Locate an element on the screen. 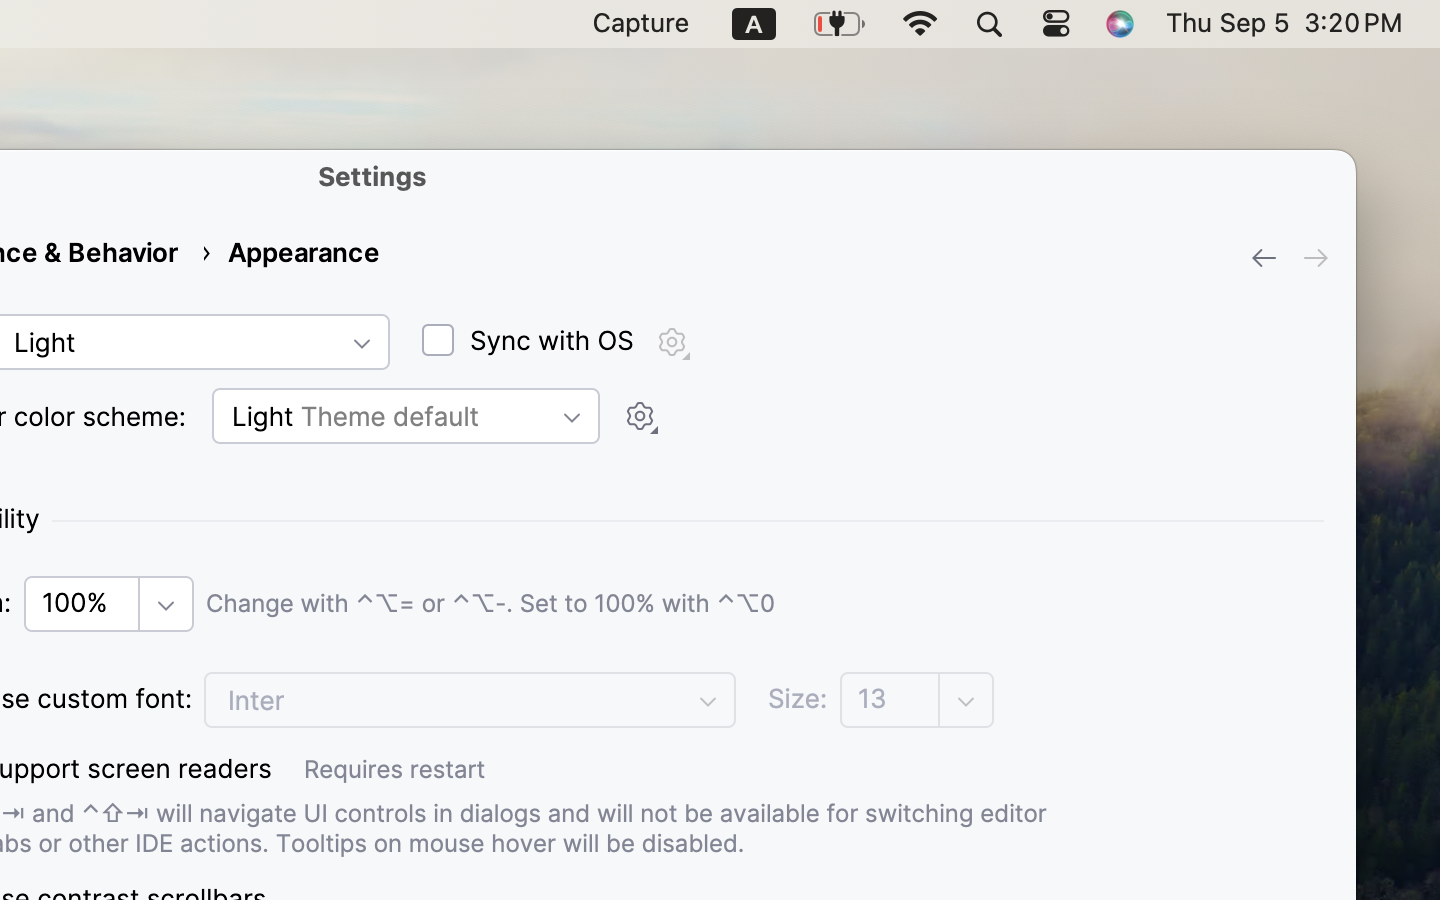  'Settings' is located at coordinates (371, 176).